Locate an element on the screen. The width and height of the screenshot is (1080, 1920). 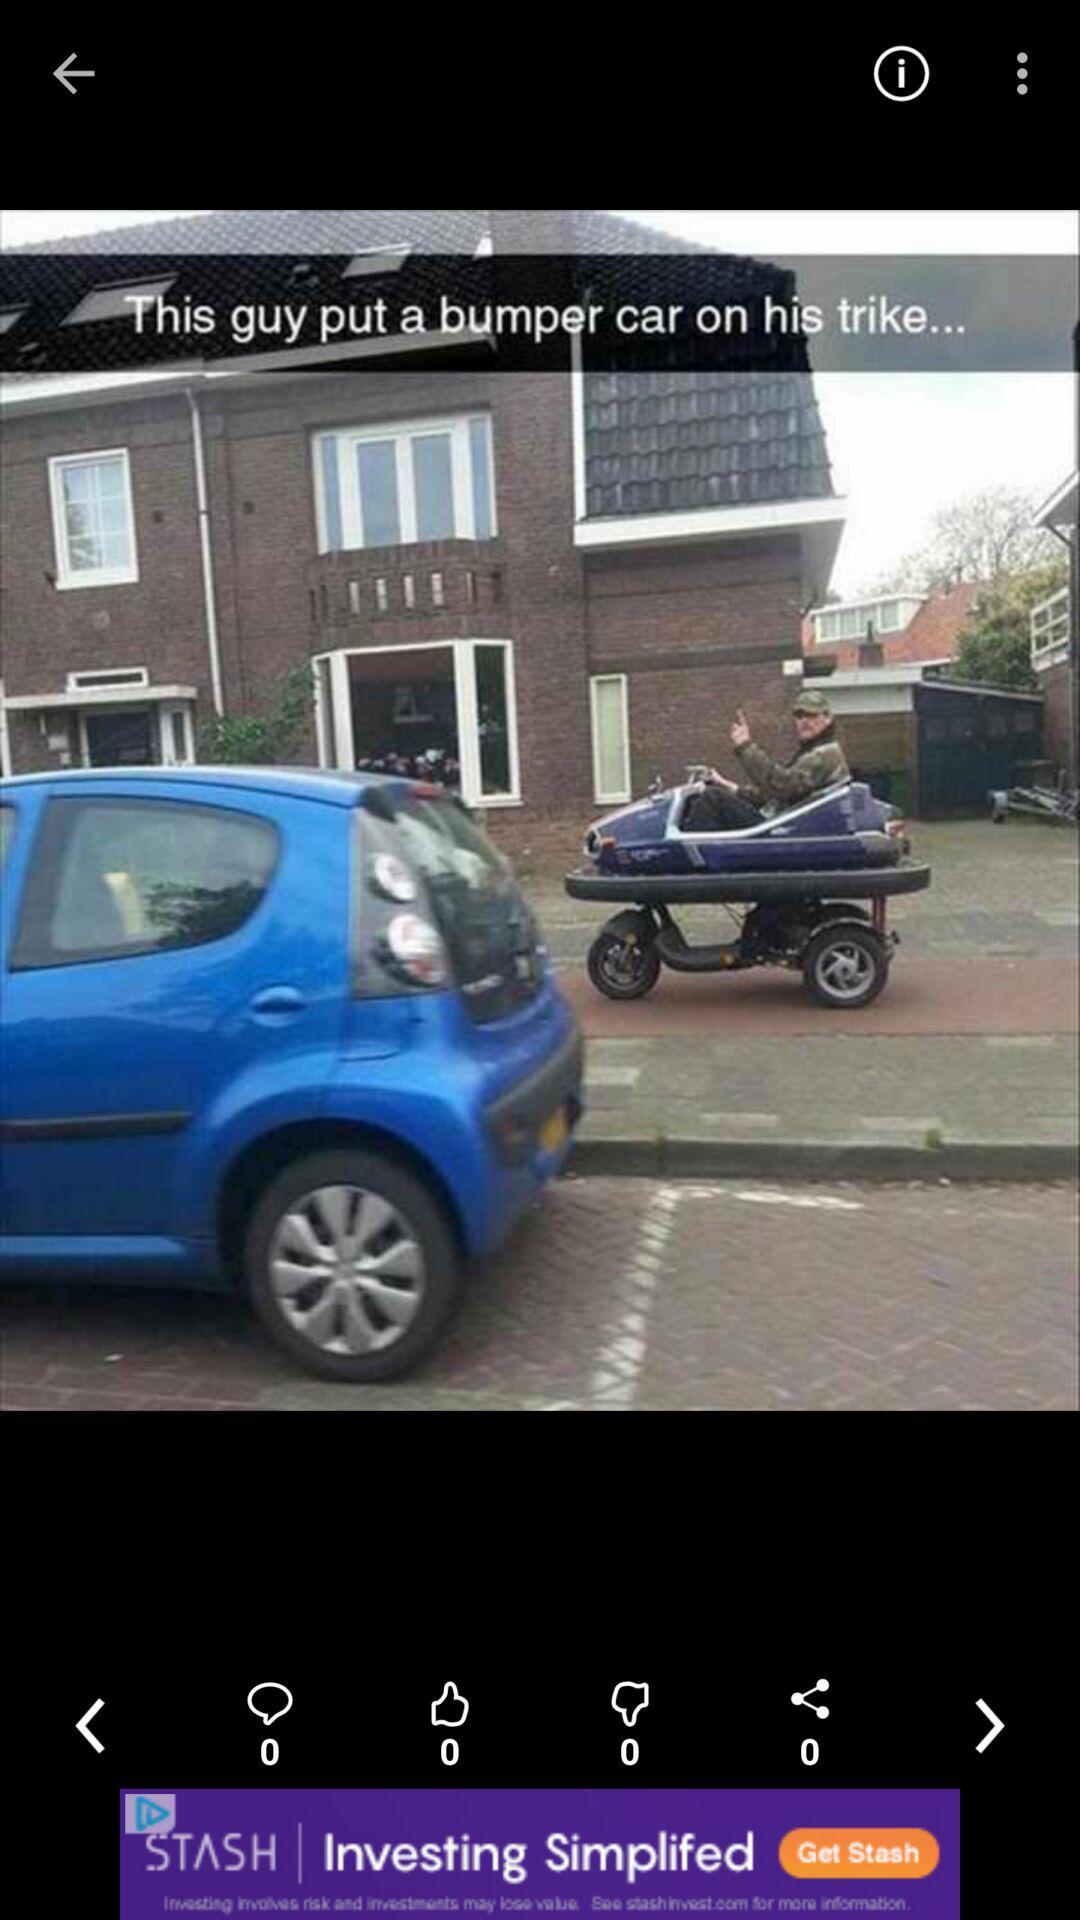
the weather icon is located at coordinates (990, 1724).